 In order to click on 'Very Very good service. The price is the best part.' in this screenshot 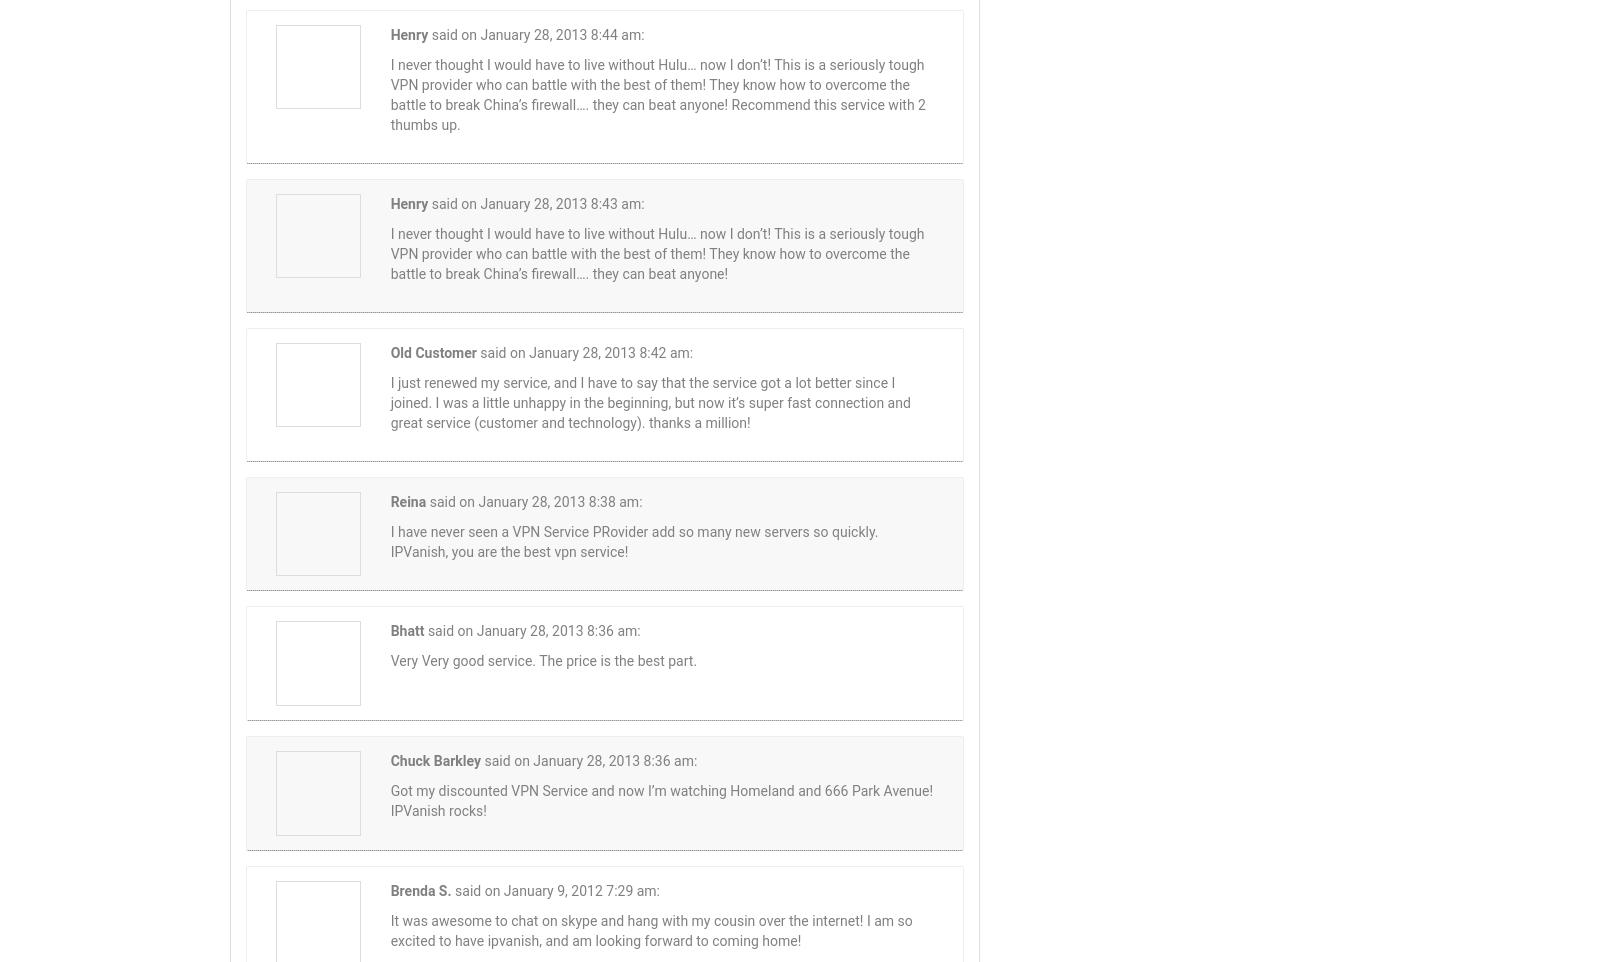, I will do `click(542, 660)`.